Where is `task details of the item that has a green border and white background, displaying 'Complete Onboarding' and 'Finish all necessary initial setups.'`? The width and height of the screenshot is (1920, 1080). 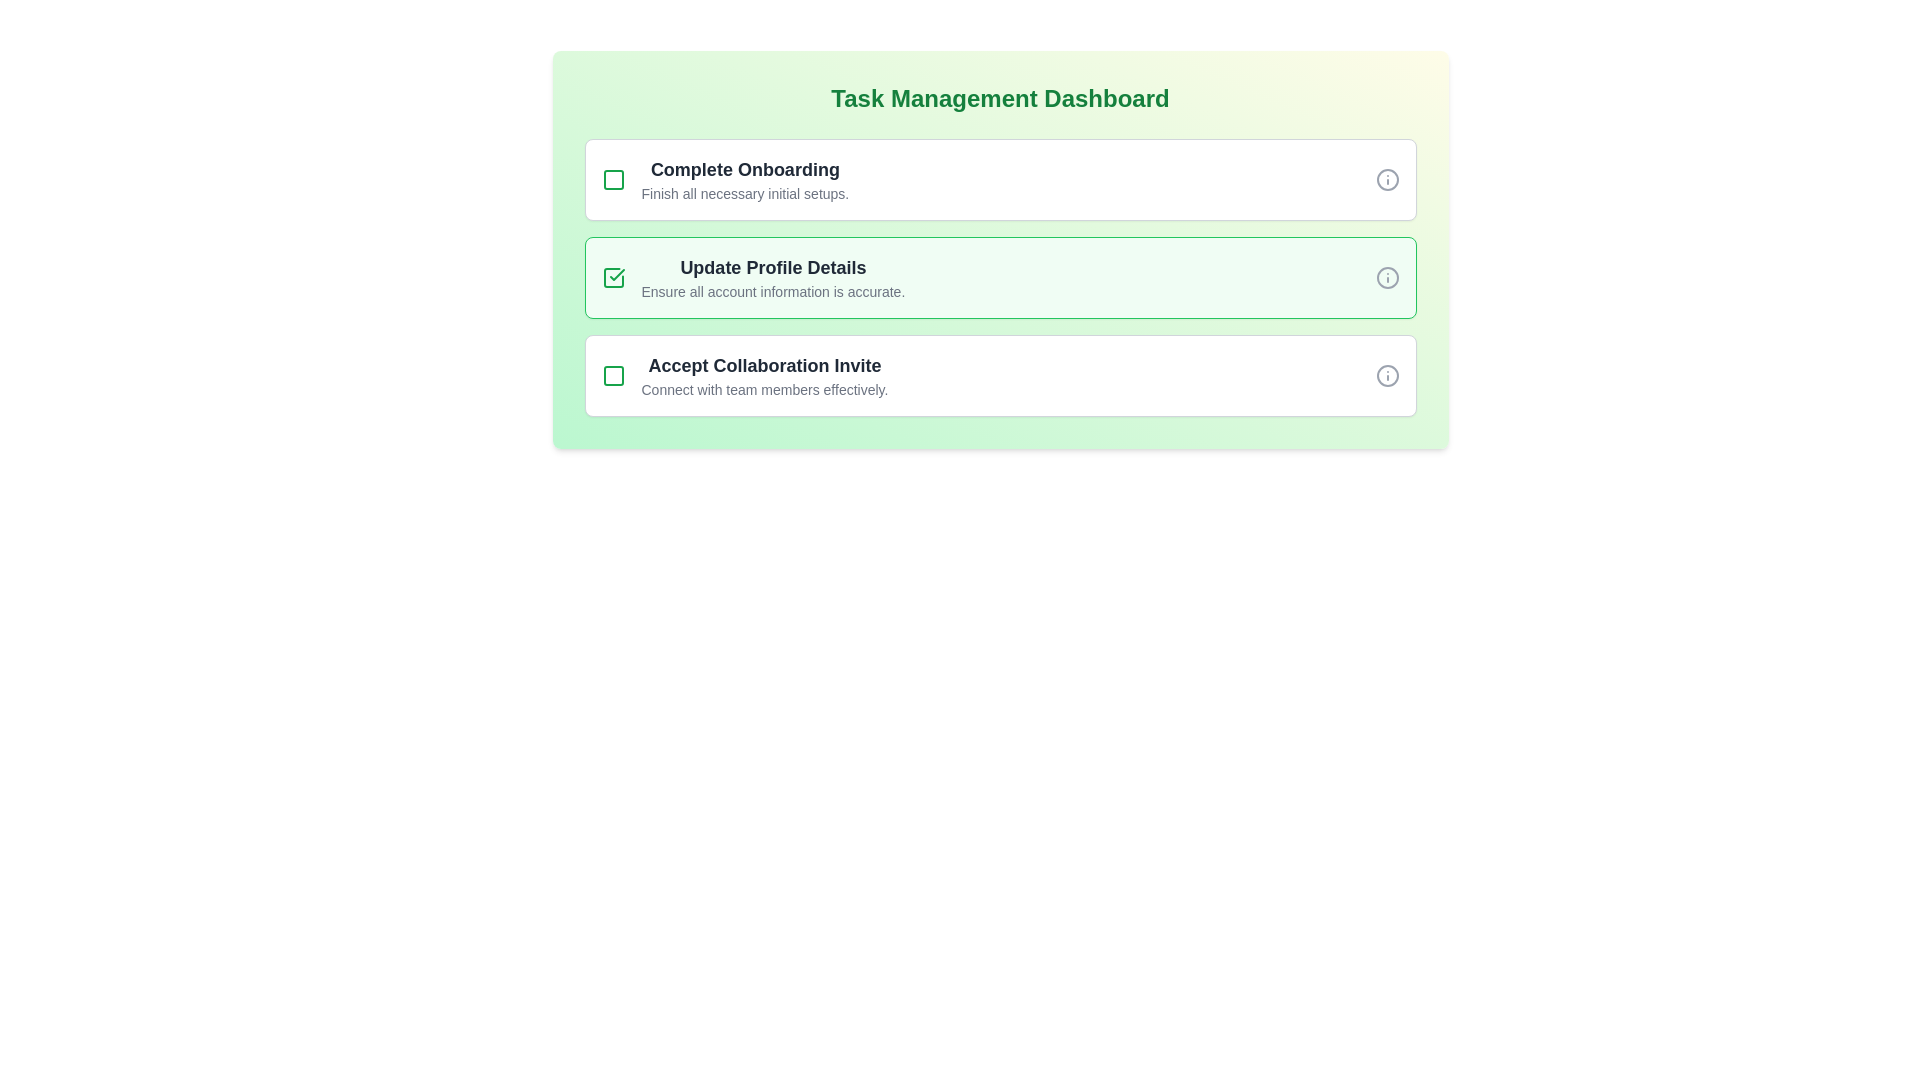 task details of the item that has a green border and white background, displaying 'Complete Onboarding' and 'Finish all necessary initial setups.' is located at coordinates (1000, 180).